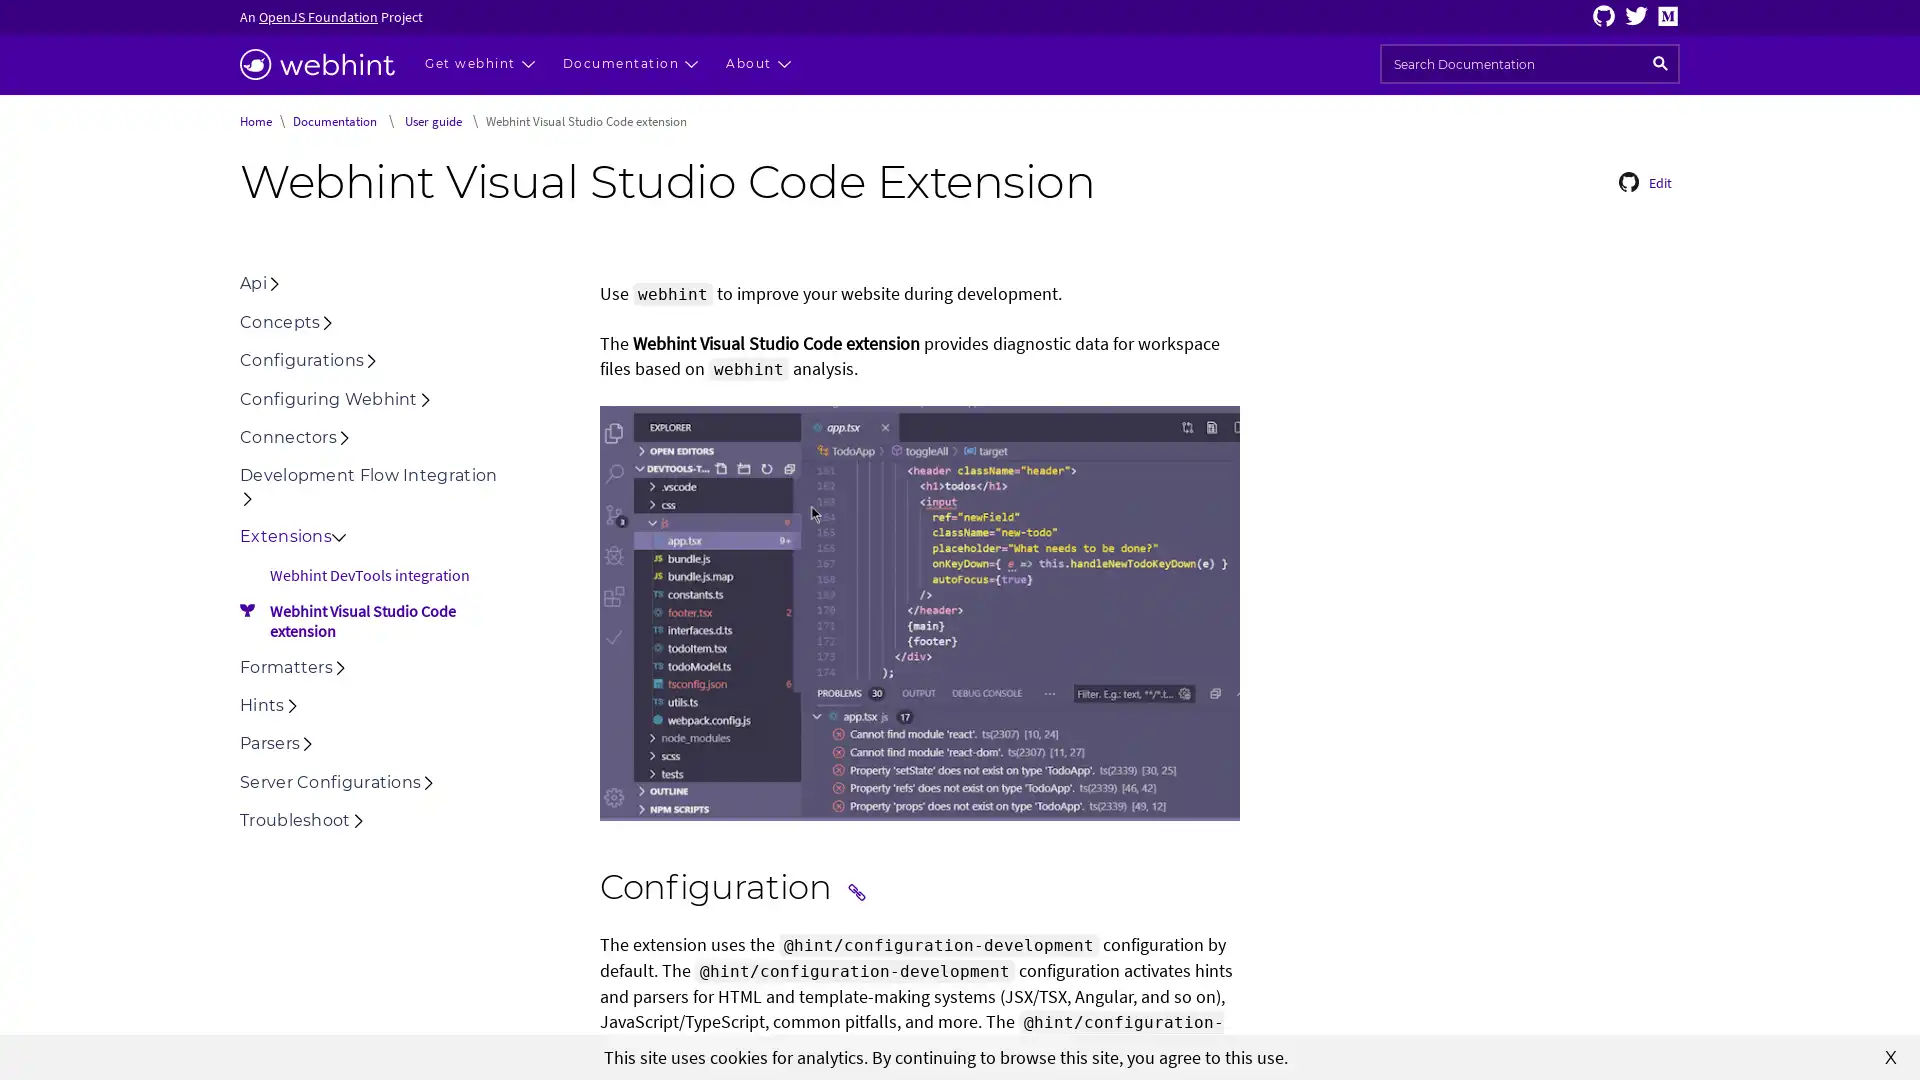 Image resolution: width=1920 pixels, height=1080 pixels. What do you see at coordinates (1660, 63) in the screenshot?
I see `search` at bounding box center [1660, 63].